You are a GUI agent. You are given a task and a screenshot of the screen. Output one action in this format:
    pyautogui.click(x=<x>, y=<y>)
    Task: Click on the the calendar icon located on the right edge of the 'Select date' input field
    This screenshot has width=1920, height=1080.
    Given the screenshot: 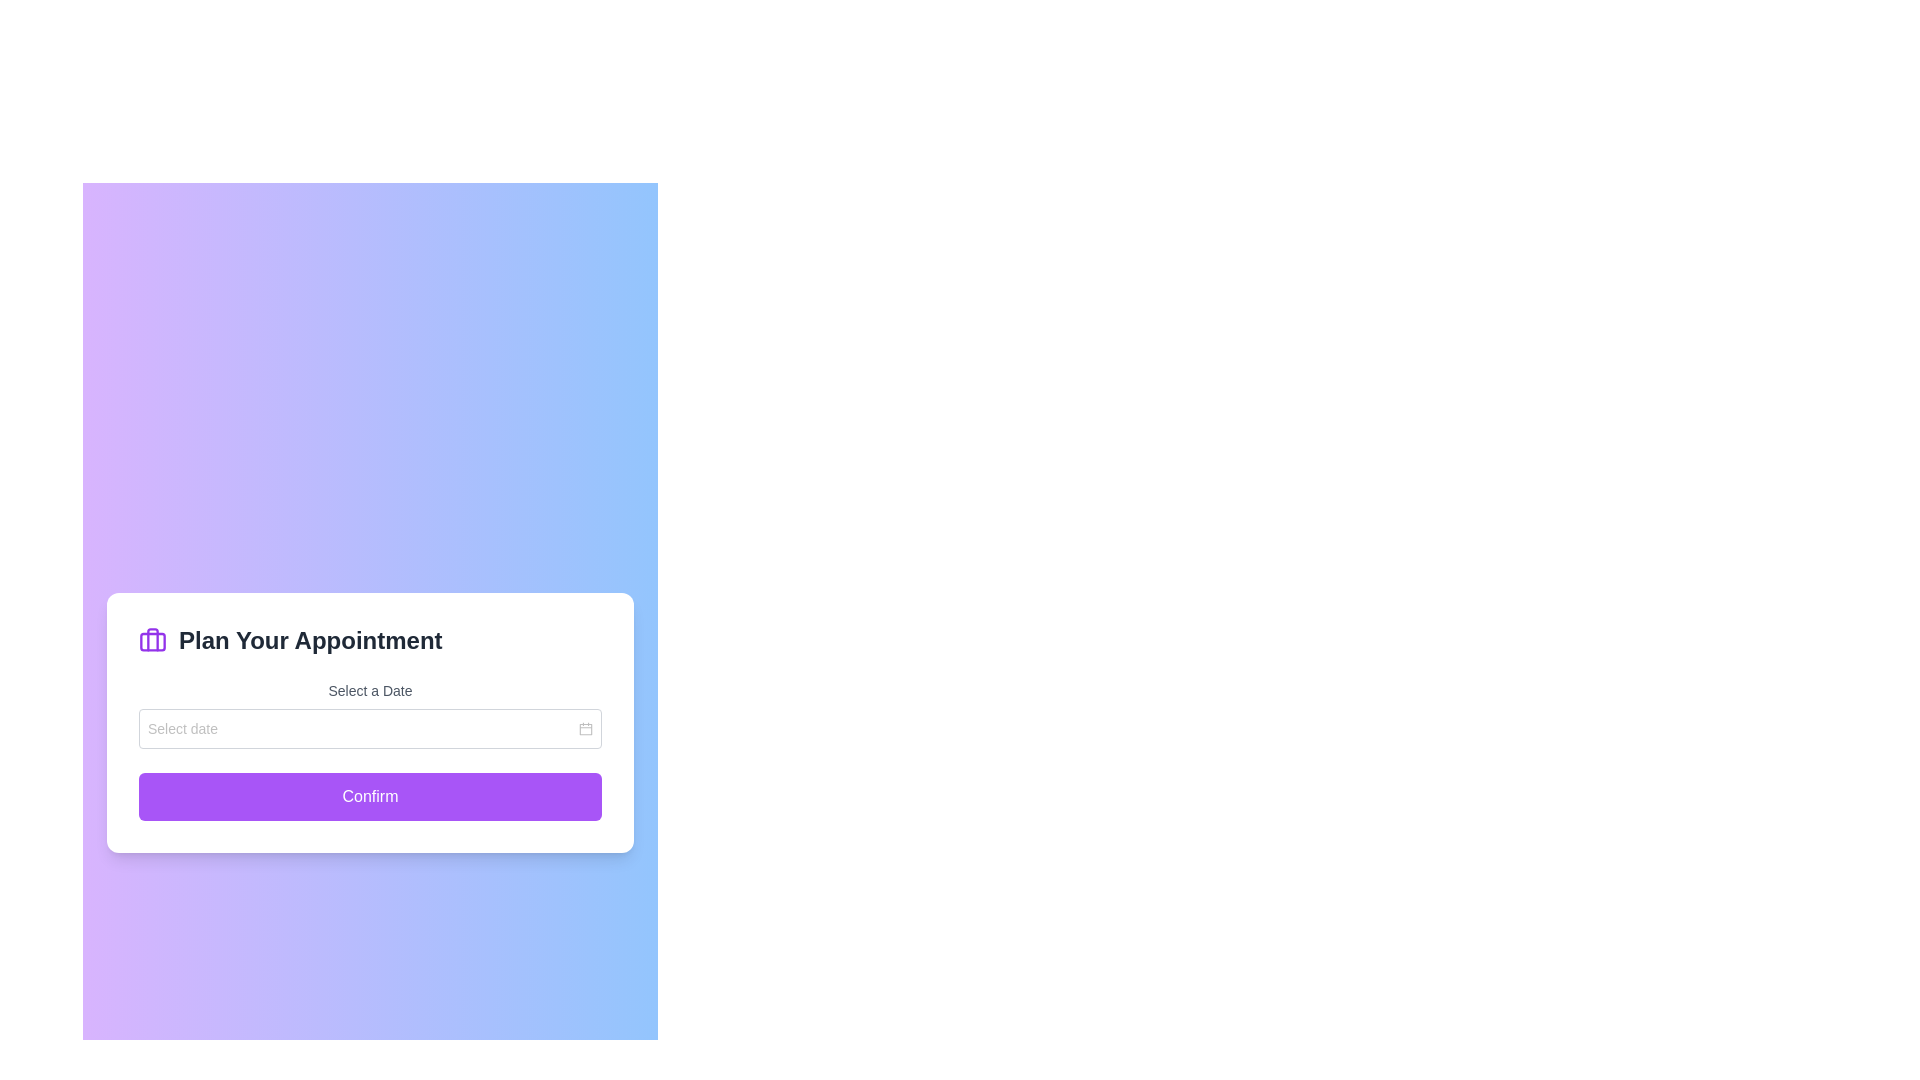 What is the action you would take?
    pyautogui.click(x=584, y=729)
    